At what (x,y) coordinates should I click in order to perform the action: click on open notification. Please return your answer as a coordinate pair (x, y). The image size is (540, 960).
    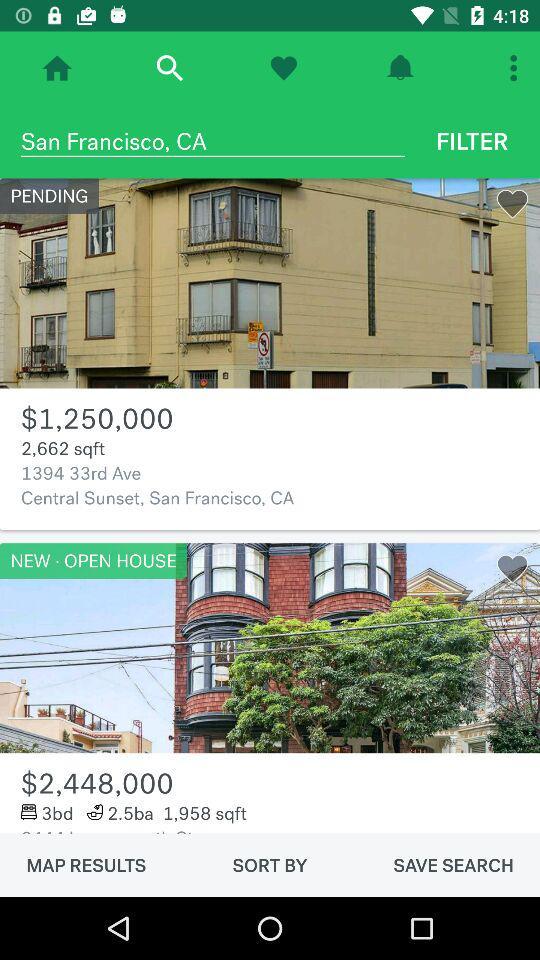
    Looking at the image, I should click on (400, 68).